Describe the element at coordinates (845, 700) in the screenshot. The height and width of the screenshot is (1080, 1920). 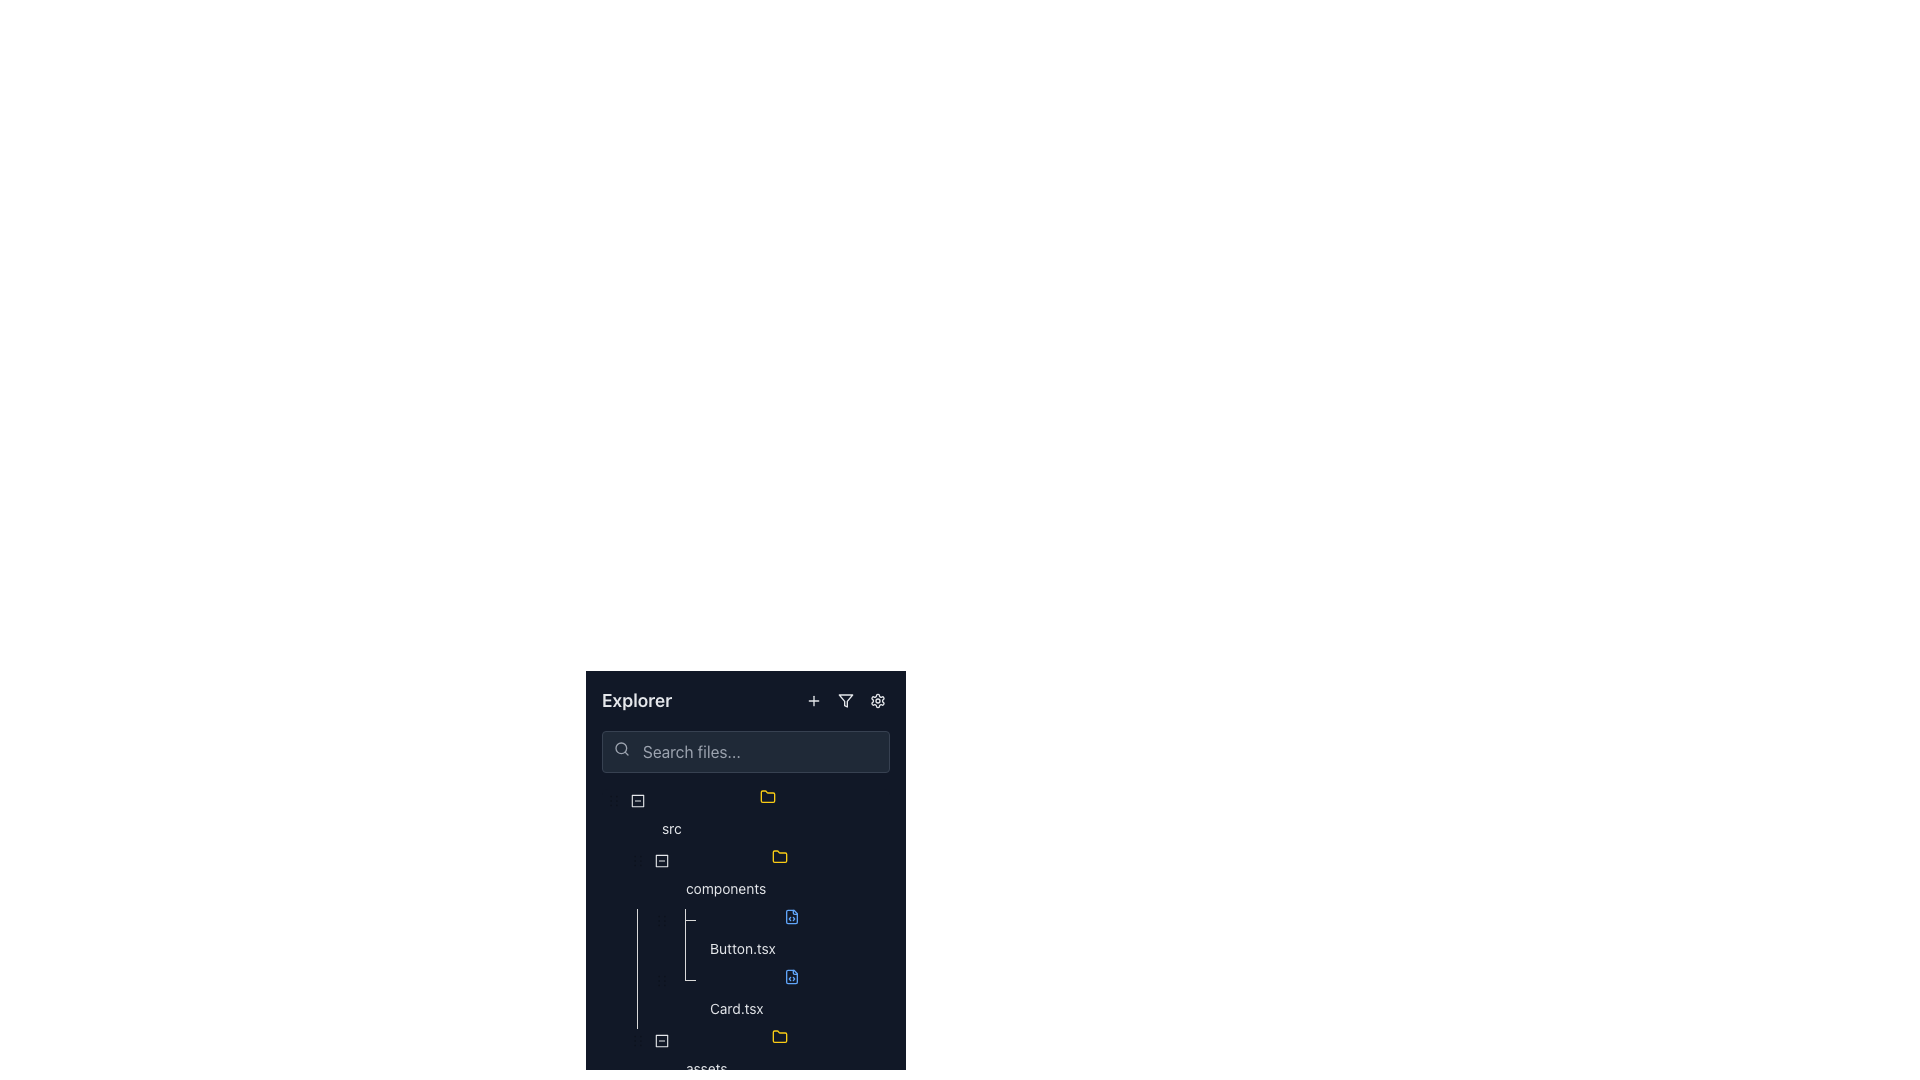
I see `the filter icon button, which resembles a funnel and is located at the top-right corner of the Explorer panel, to invoke its filtering functionality` at that location.